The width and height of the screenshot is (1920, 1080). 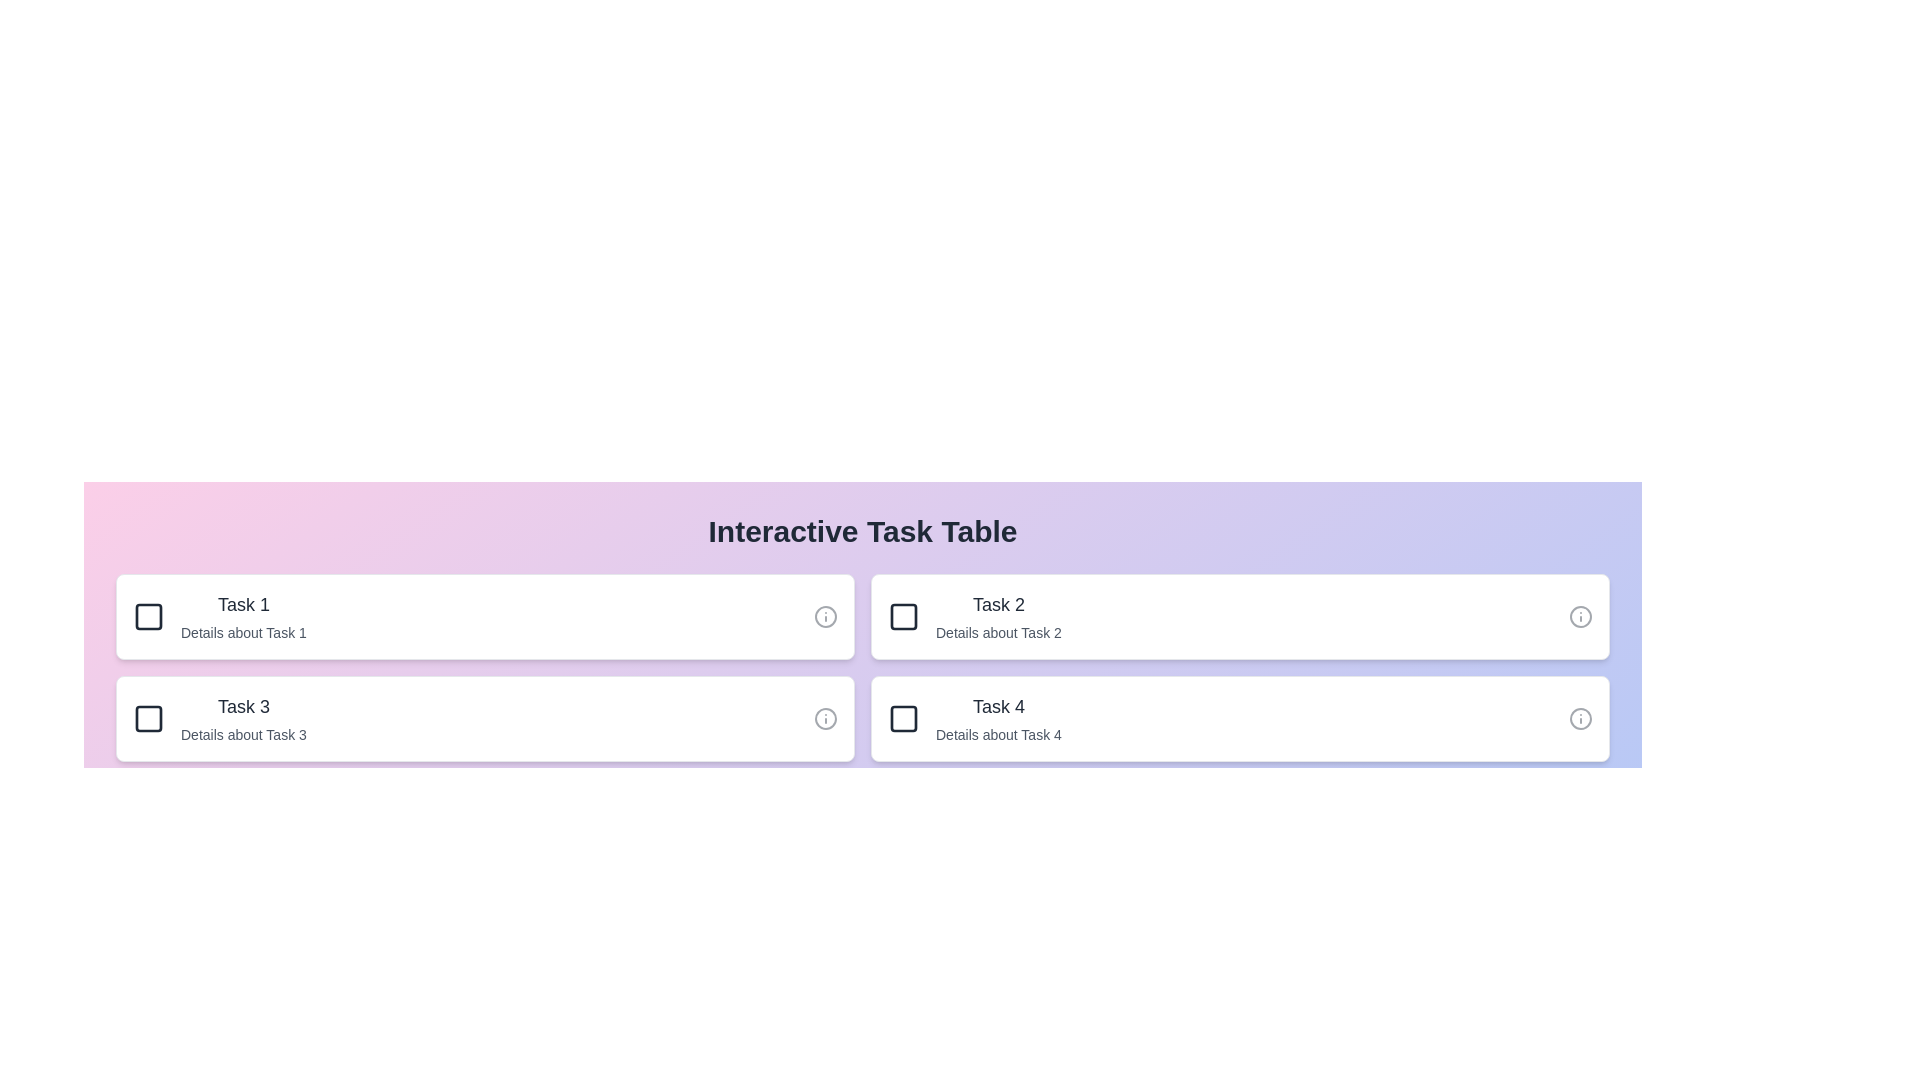 I want to click on checkbox next to task 1 to mark it as completed, so click(x=147, y=616).